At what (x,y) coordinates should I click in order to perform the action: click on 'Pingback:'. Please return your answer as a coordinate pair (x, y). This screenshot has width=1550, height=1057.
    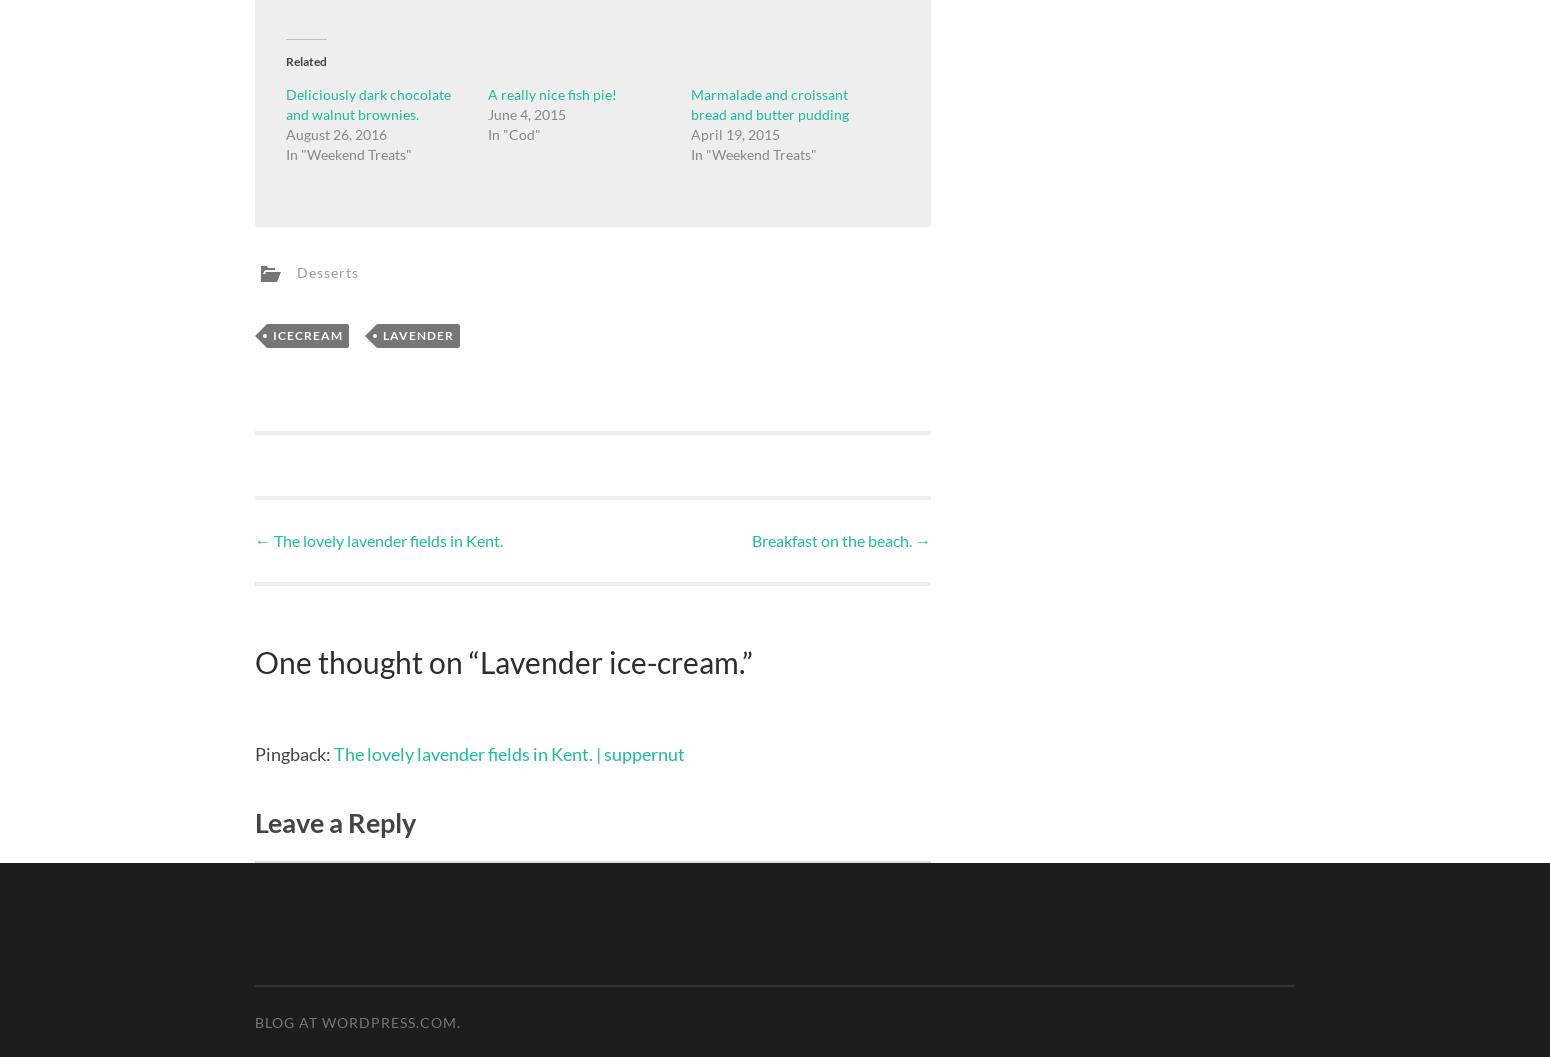
    Looking at the image, I should click on (294, 752).